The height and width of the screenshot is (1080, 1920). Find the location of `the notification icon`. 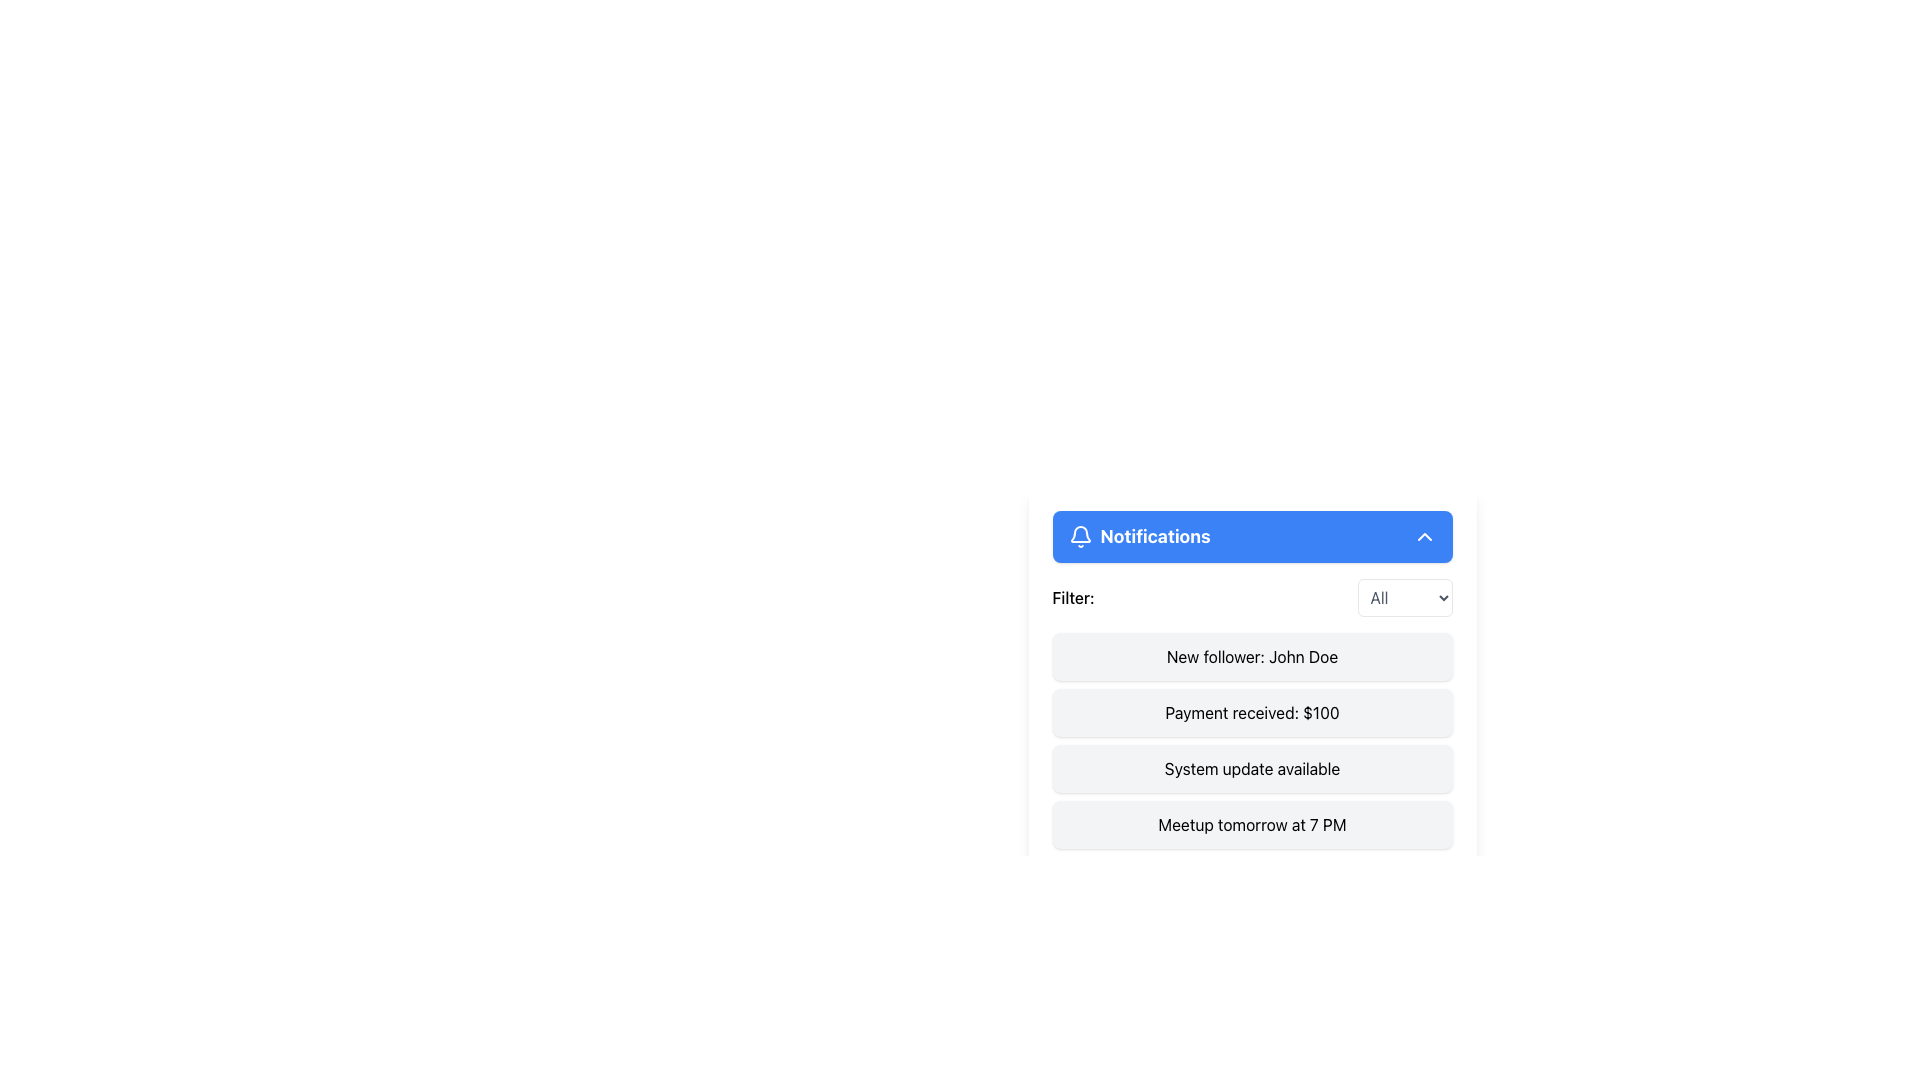

the notification icon is located at coordinates (1079, 533).